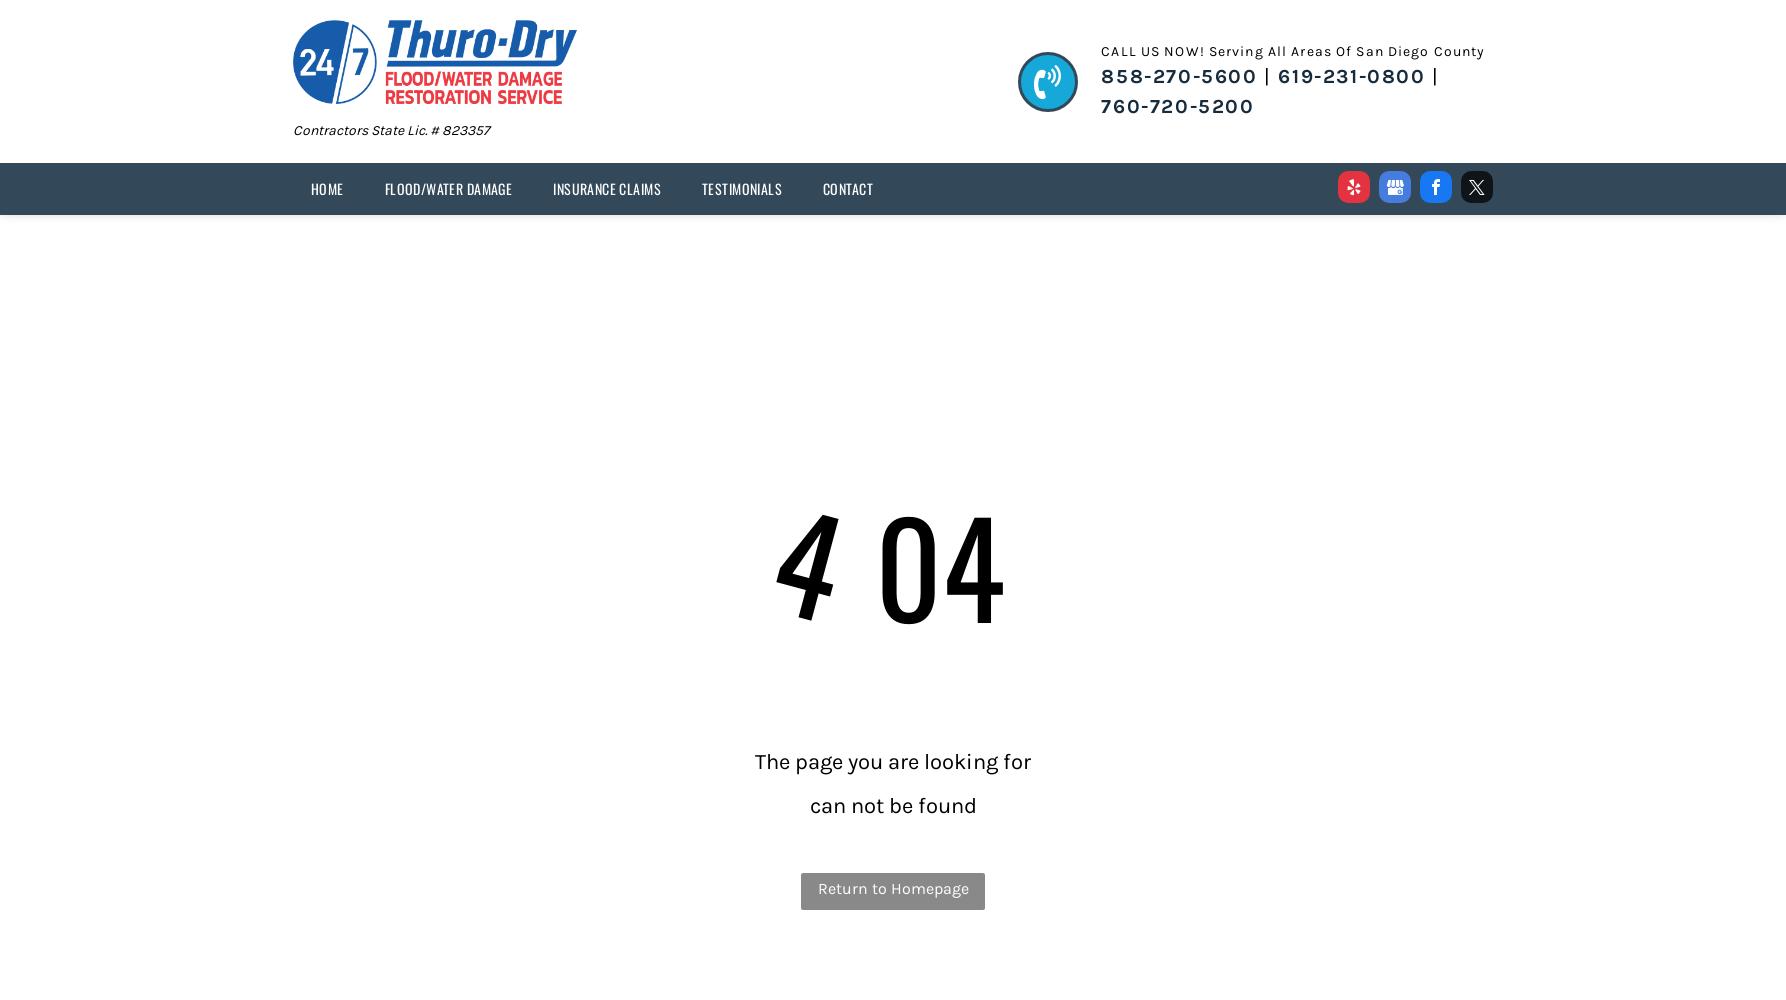  What do you see at coordinates (1350, 75) in the screenshot?
I see `'619-231-0800'` at bounding box center [1350, 75].